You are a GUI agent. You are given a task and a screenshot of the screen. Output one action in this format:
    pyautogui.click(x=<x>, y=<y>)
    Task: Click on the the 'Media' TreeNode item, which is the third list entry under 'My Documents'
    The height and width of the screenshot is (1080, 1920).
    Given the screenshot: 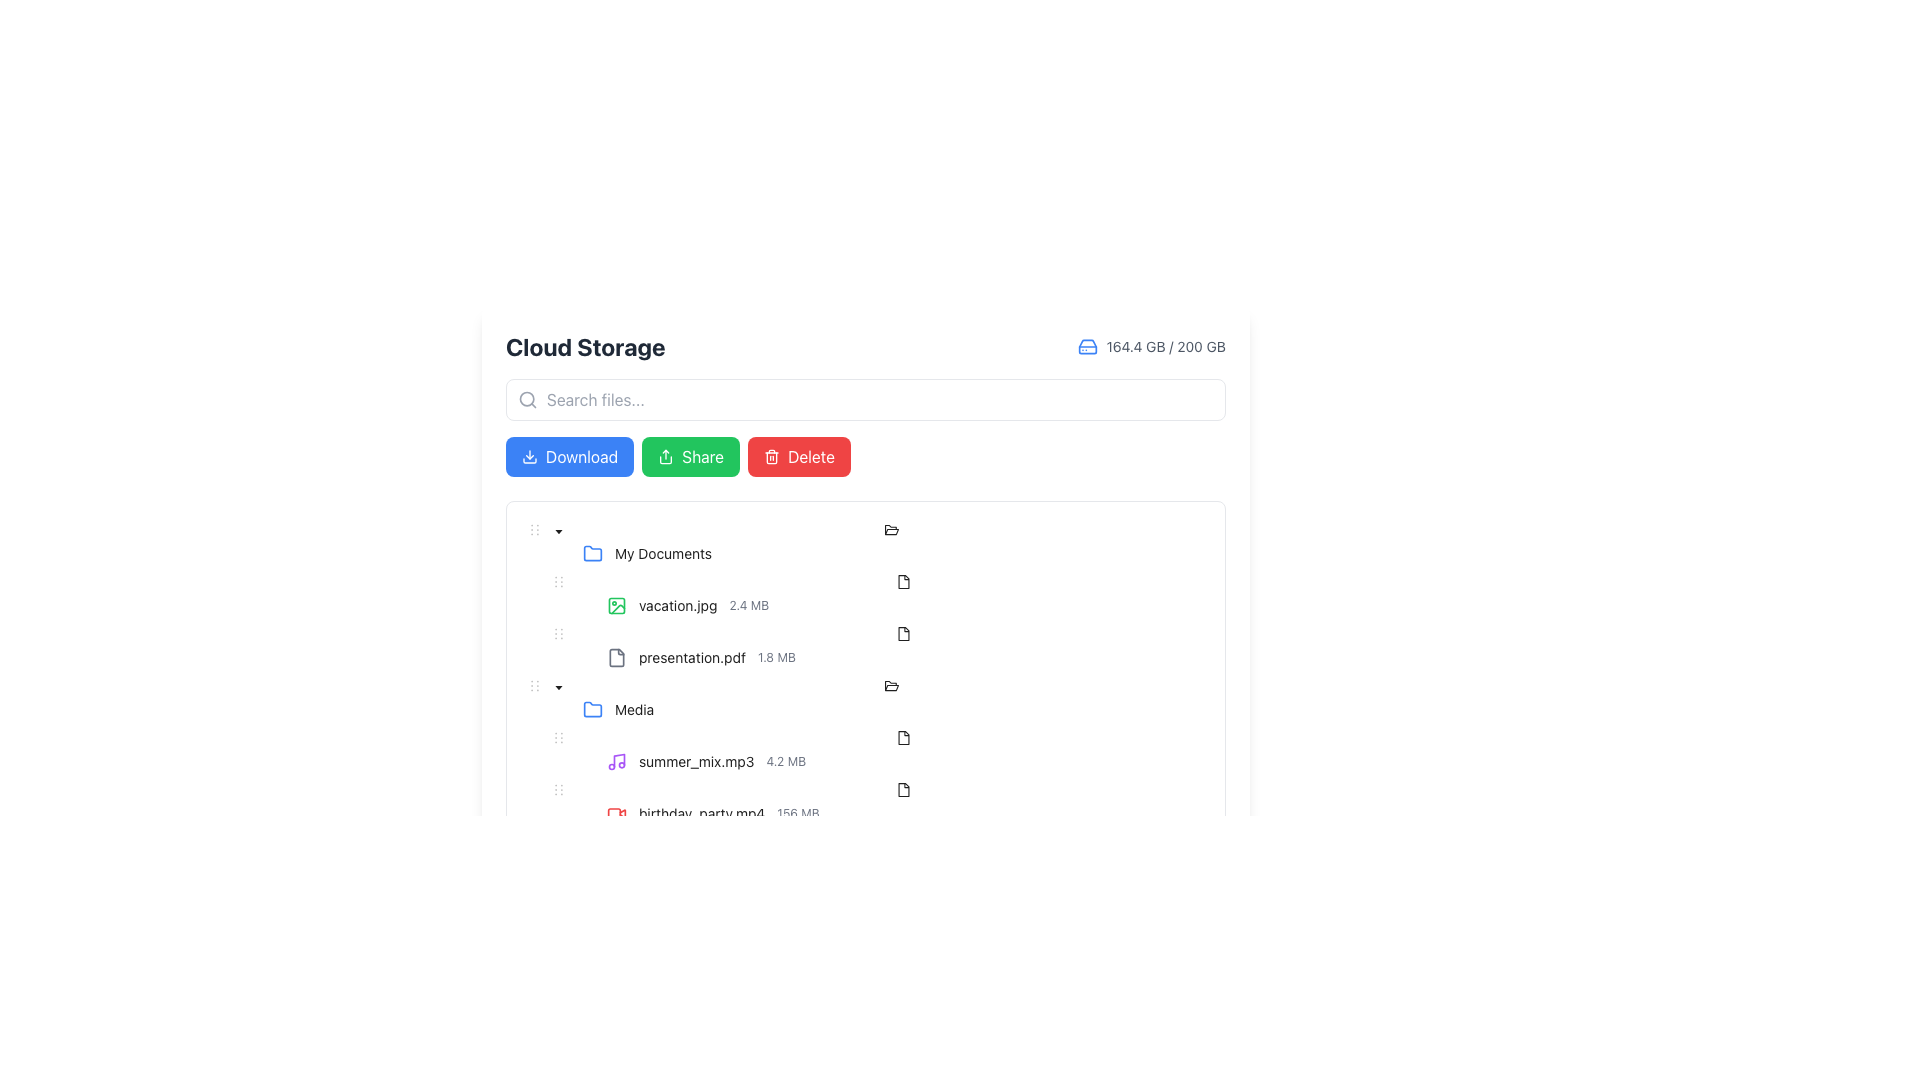 What is the action you would take?
    pyautogui.click(x=865, y=697)
    